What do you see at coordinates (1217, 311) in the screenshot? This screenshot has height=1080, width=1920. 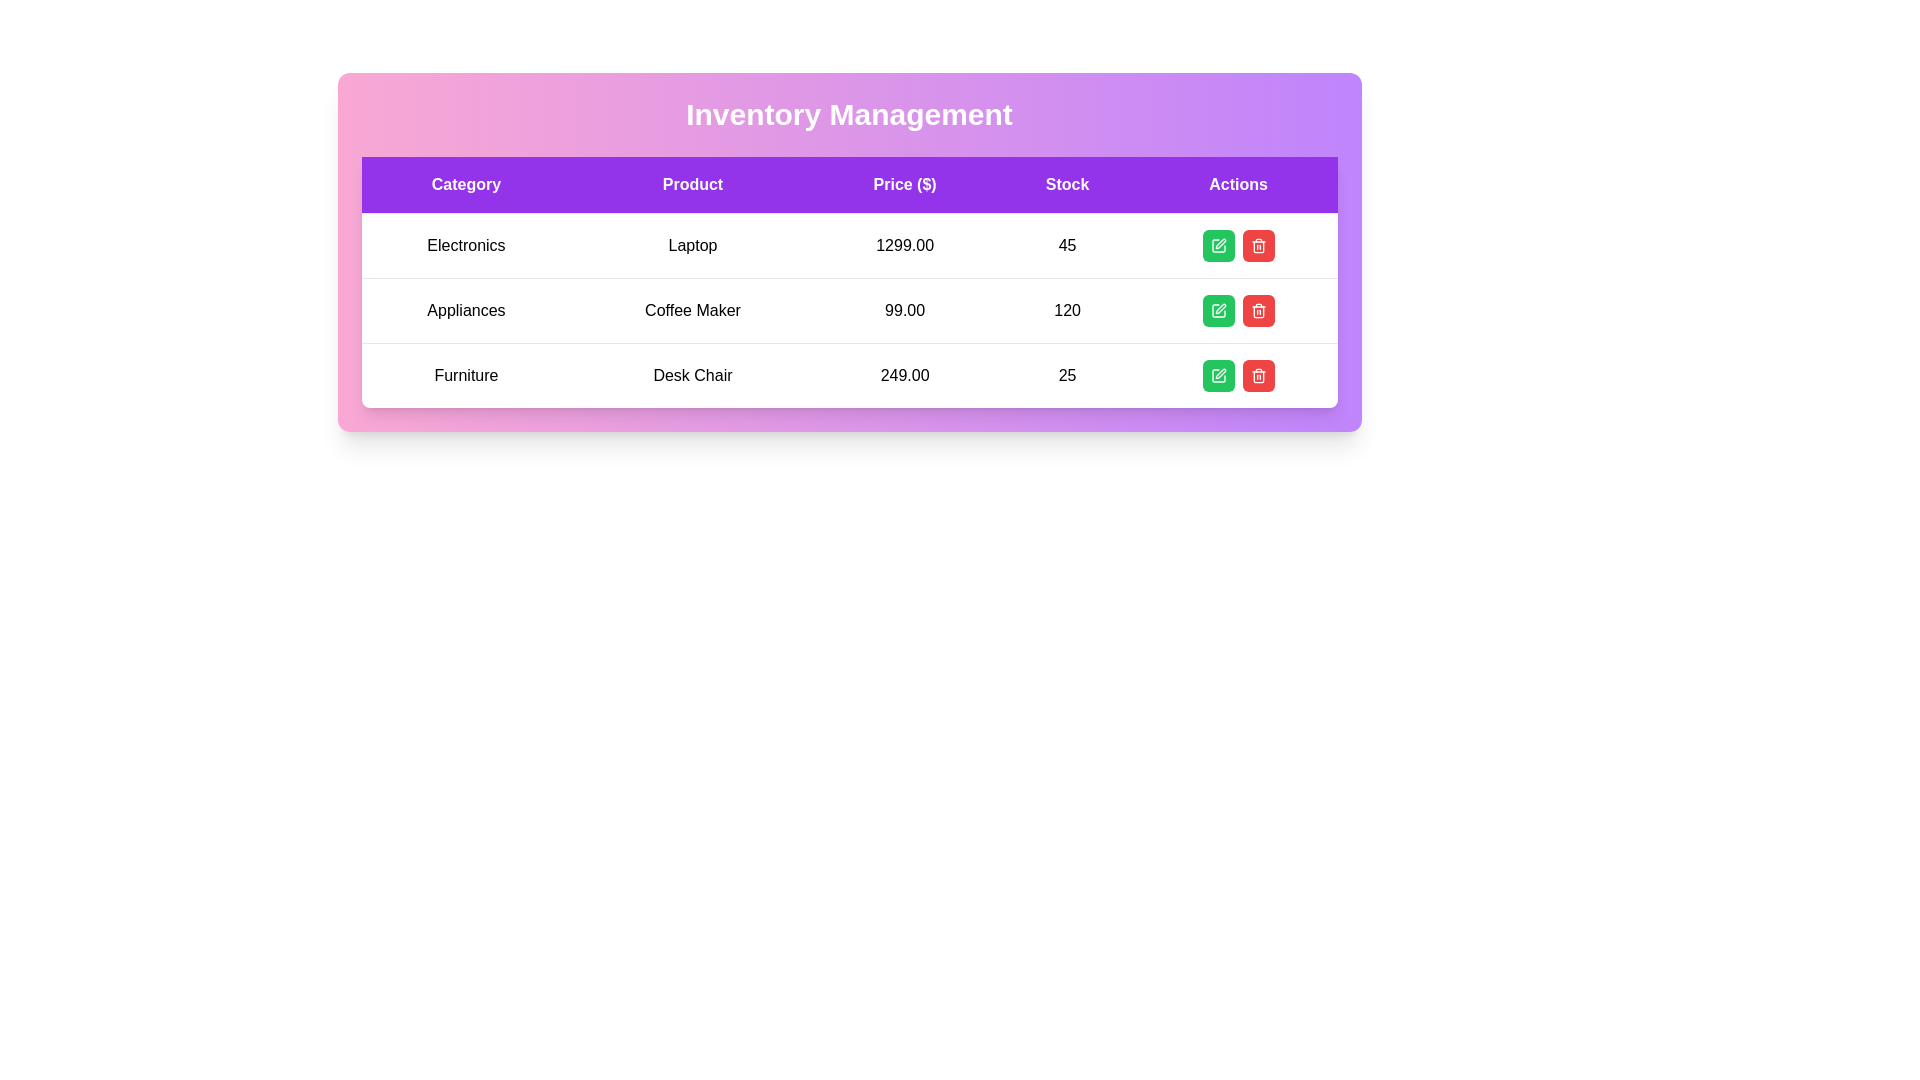 I see `the green button with a white pen icon located in the 'Actions' column of the second row to observe the hover effect` at bounding box center [1217, 311].